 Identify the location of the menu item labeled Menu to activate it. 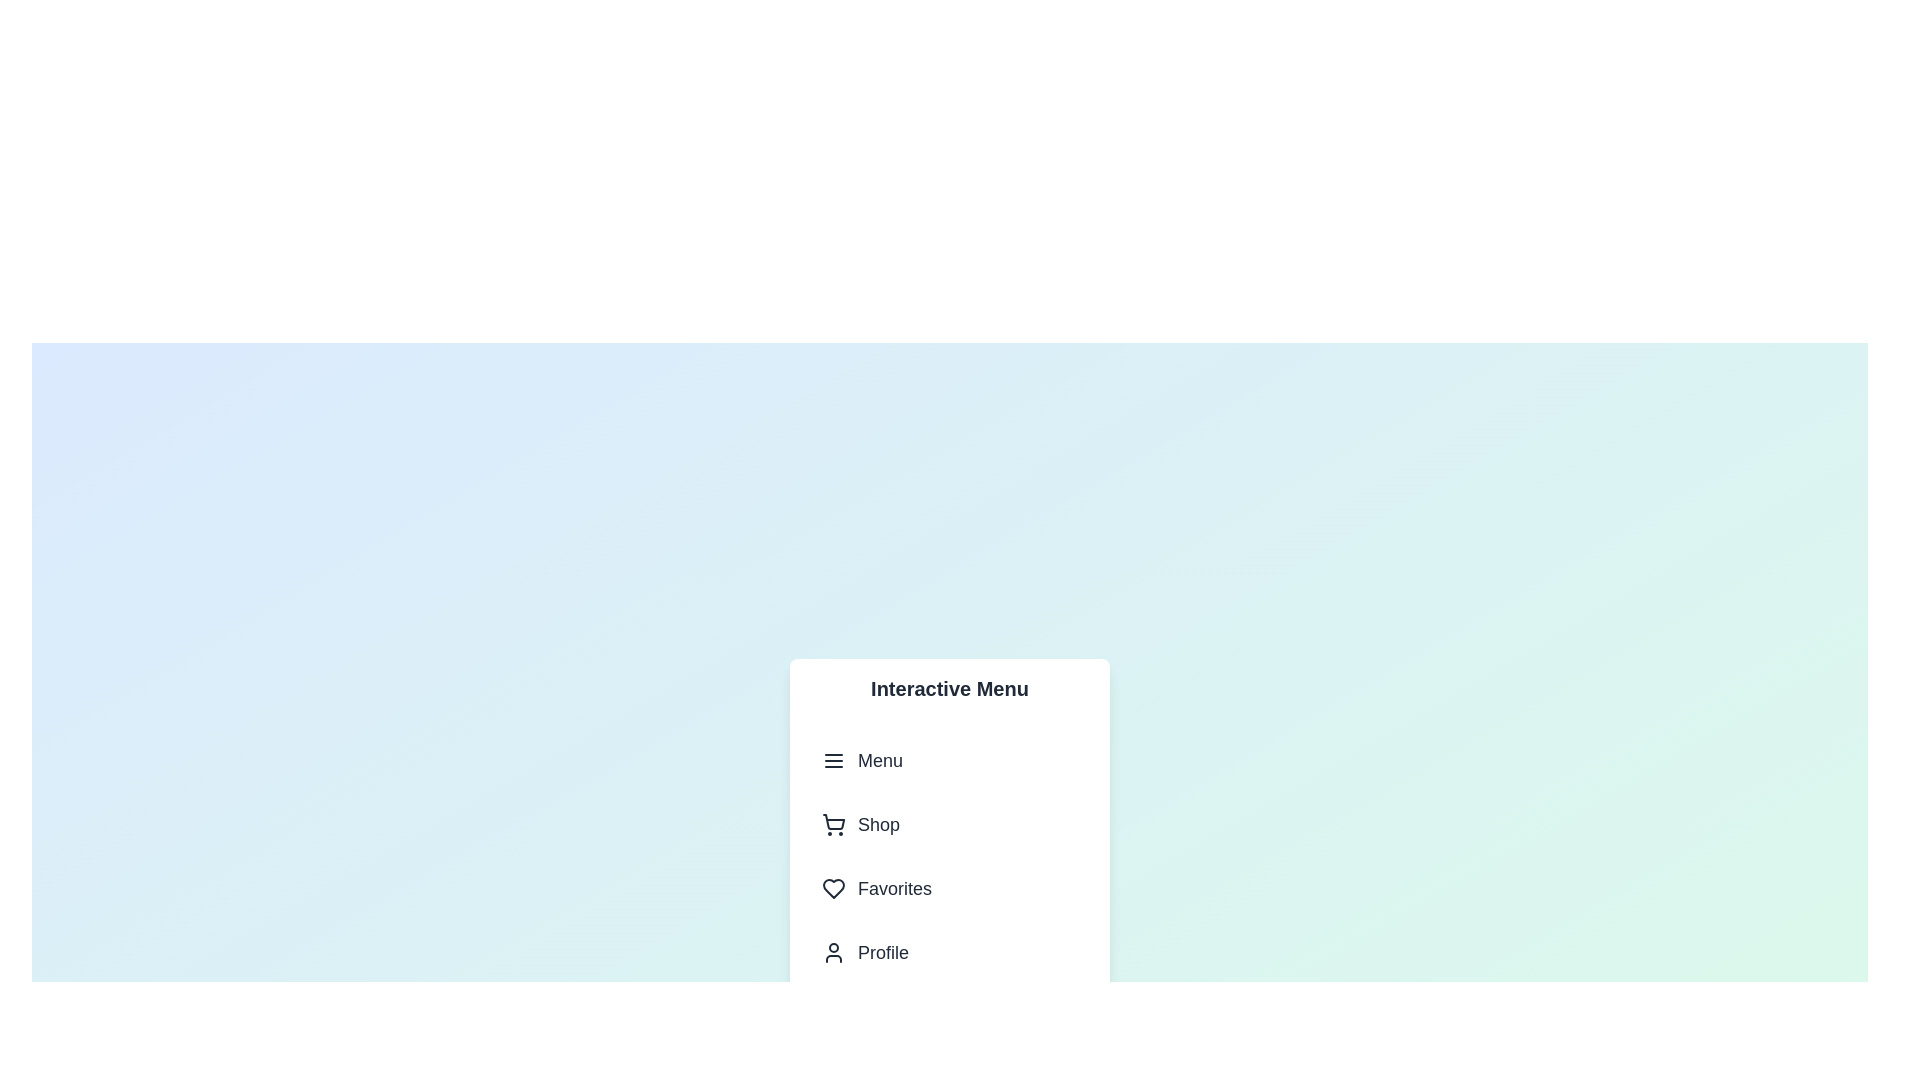
(949, 760).